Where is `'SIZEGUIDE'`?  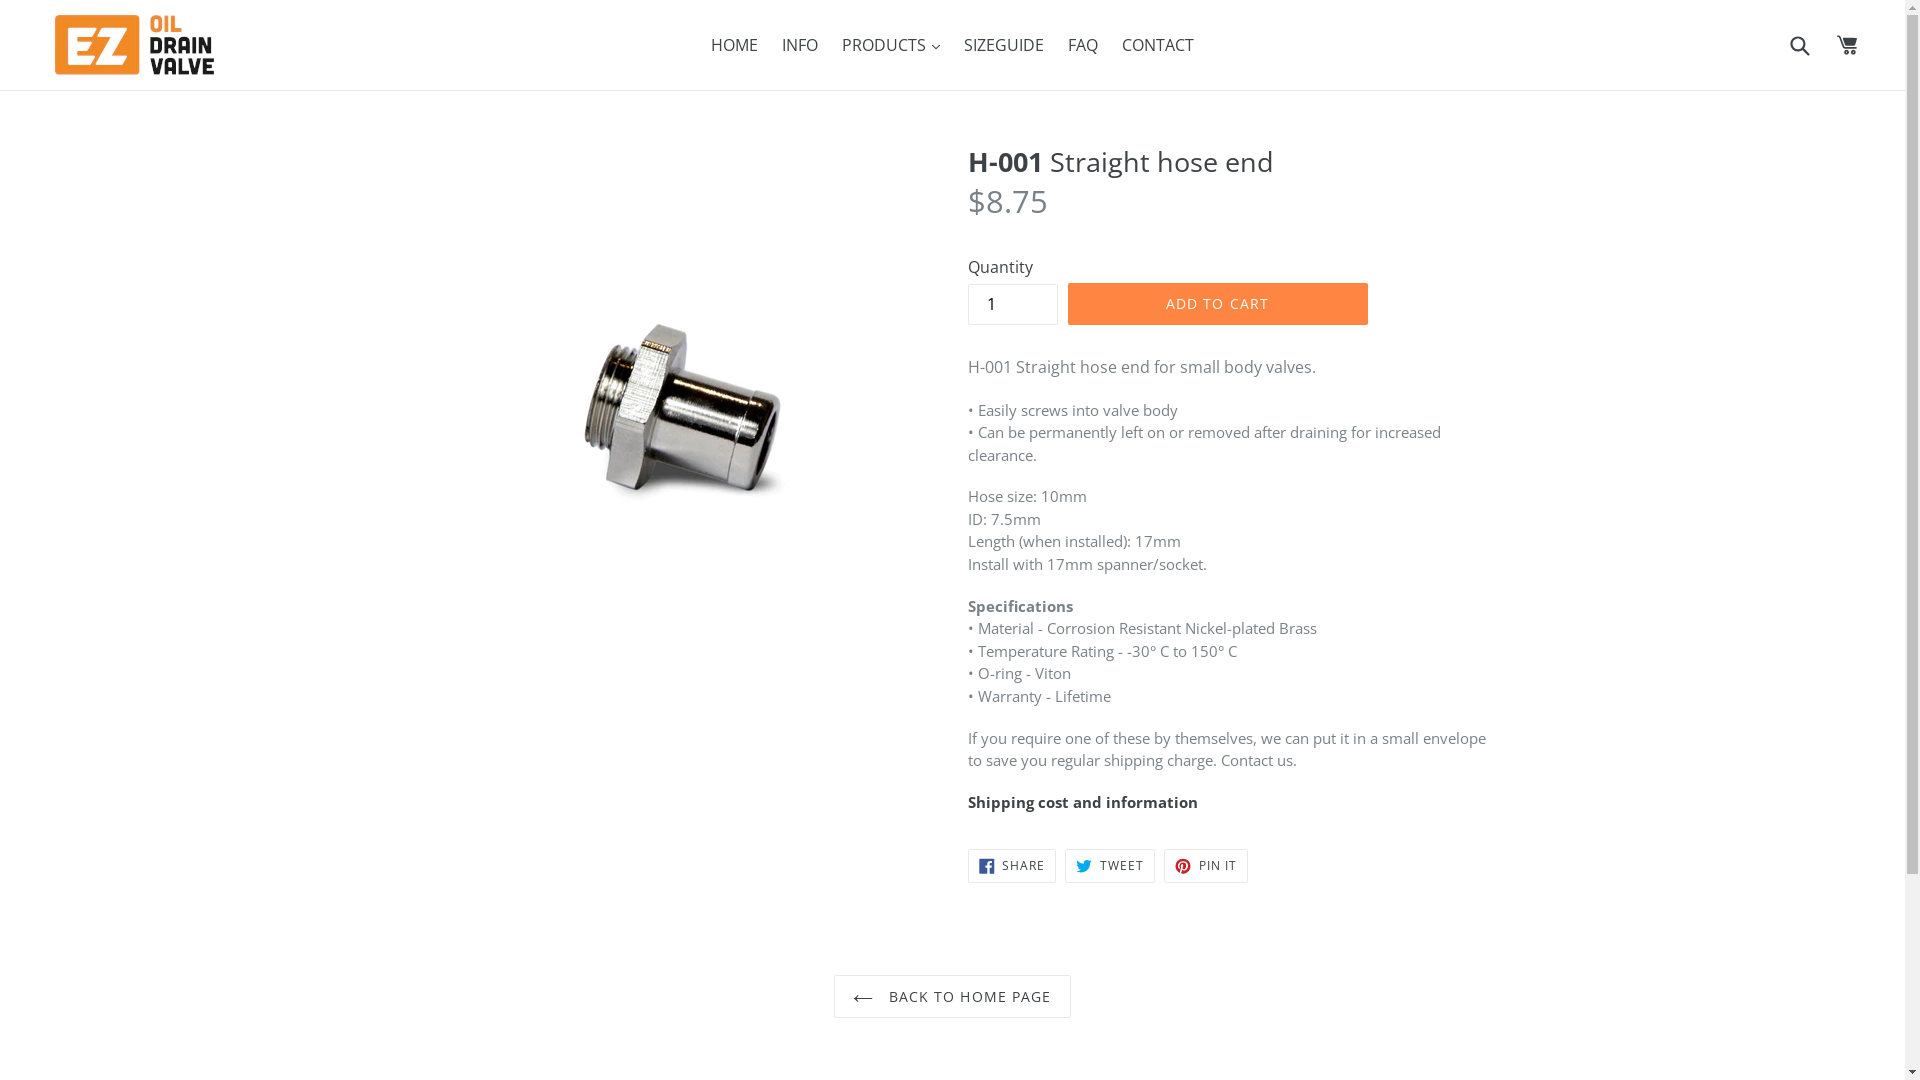
'SIZEGUIDE' is located at coordinates (1003, 45).